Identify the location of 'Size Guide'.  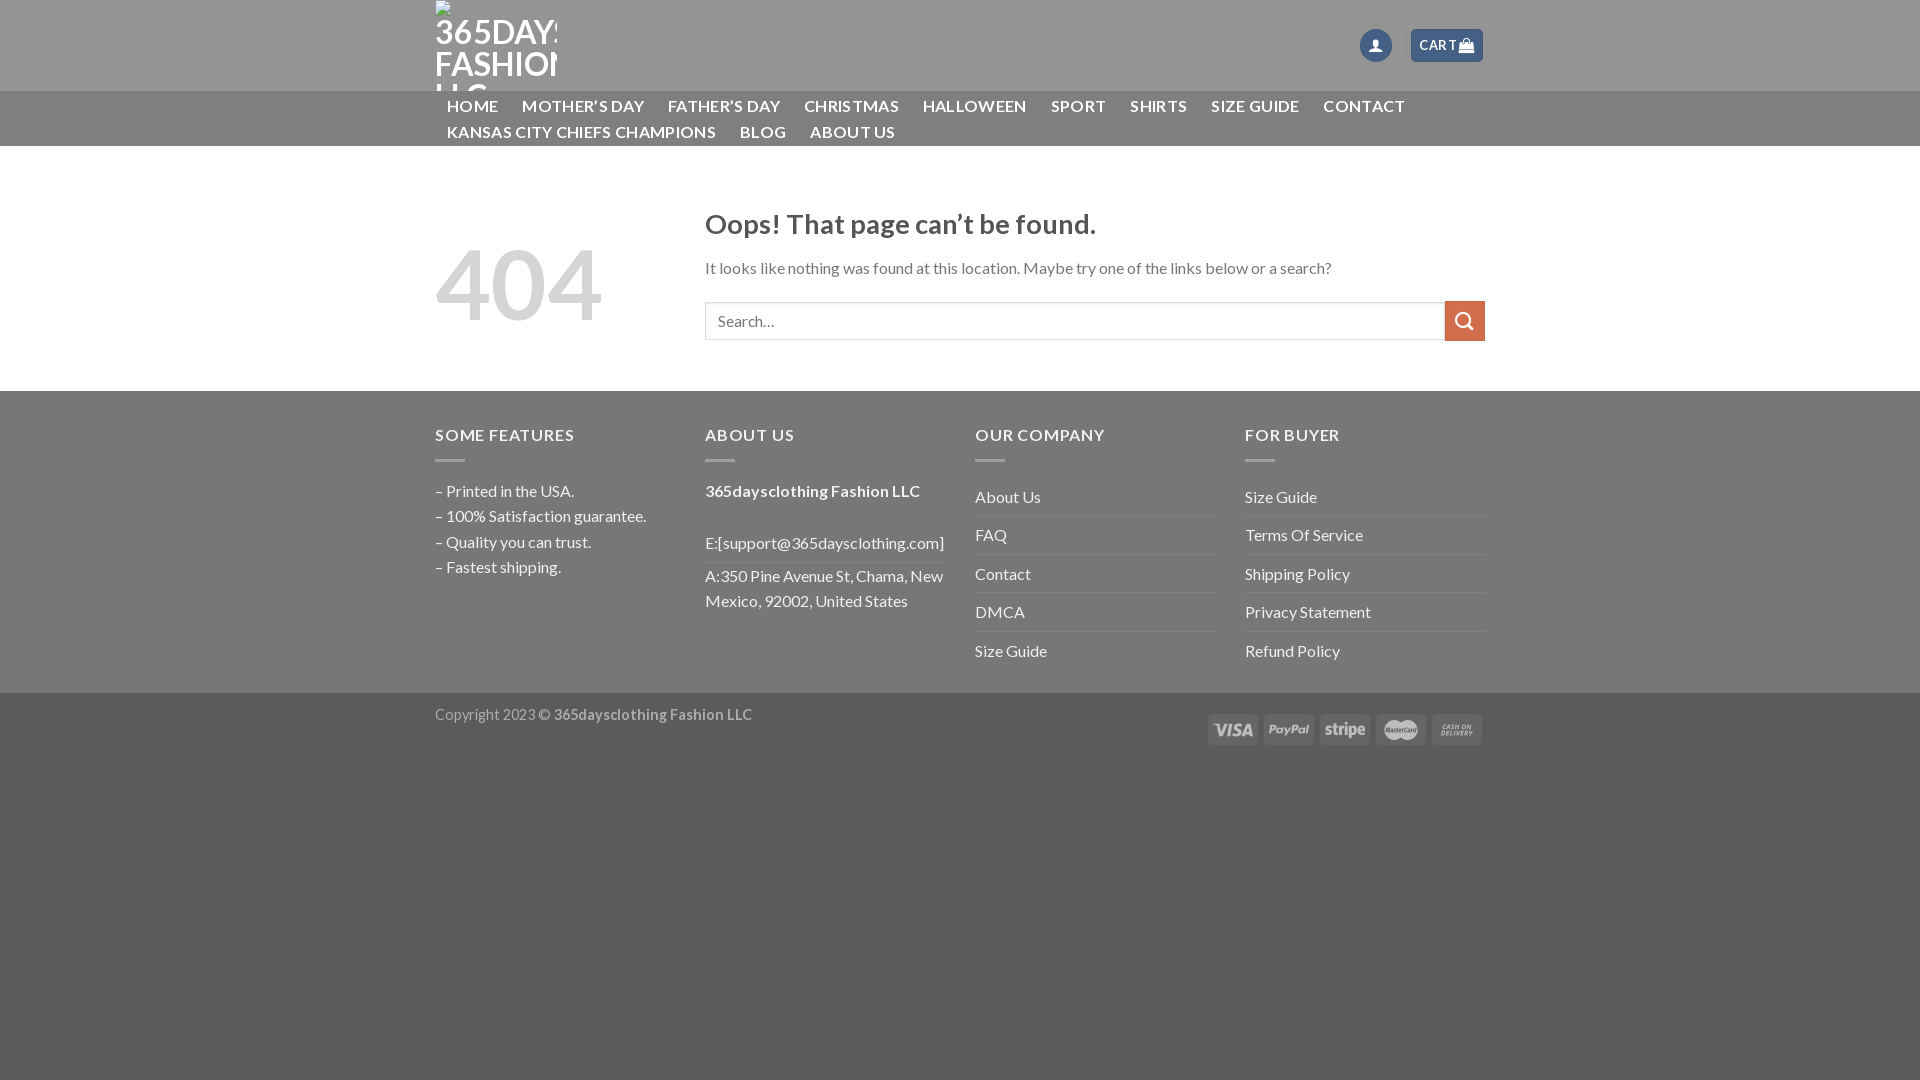
(1011, 651).